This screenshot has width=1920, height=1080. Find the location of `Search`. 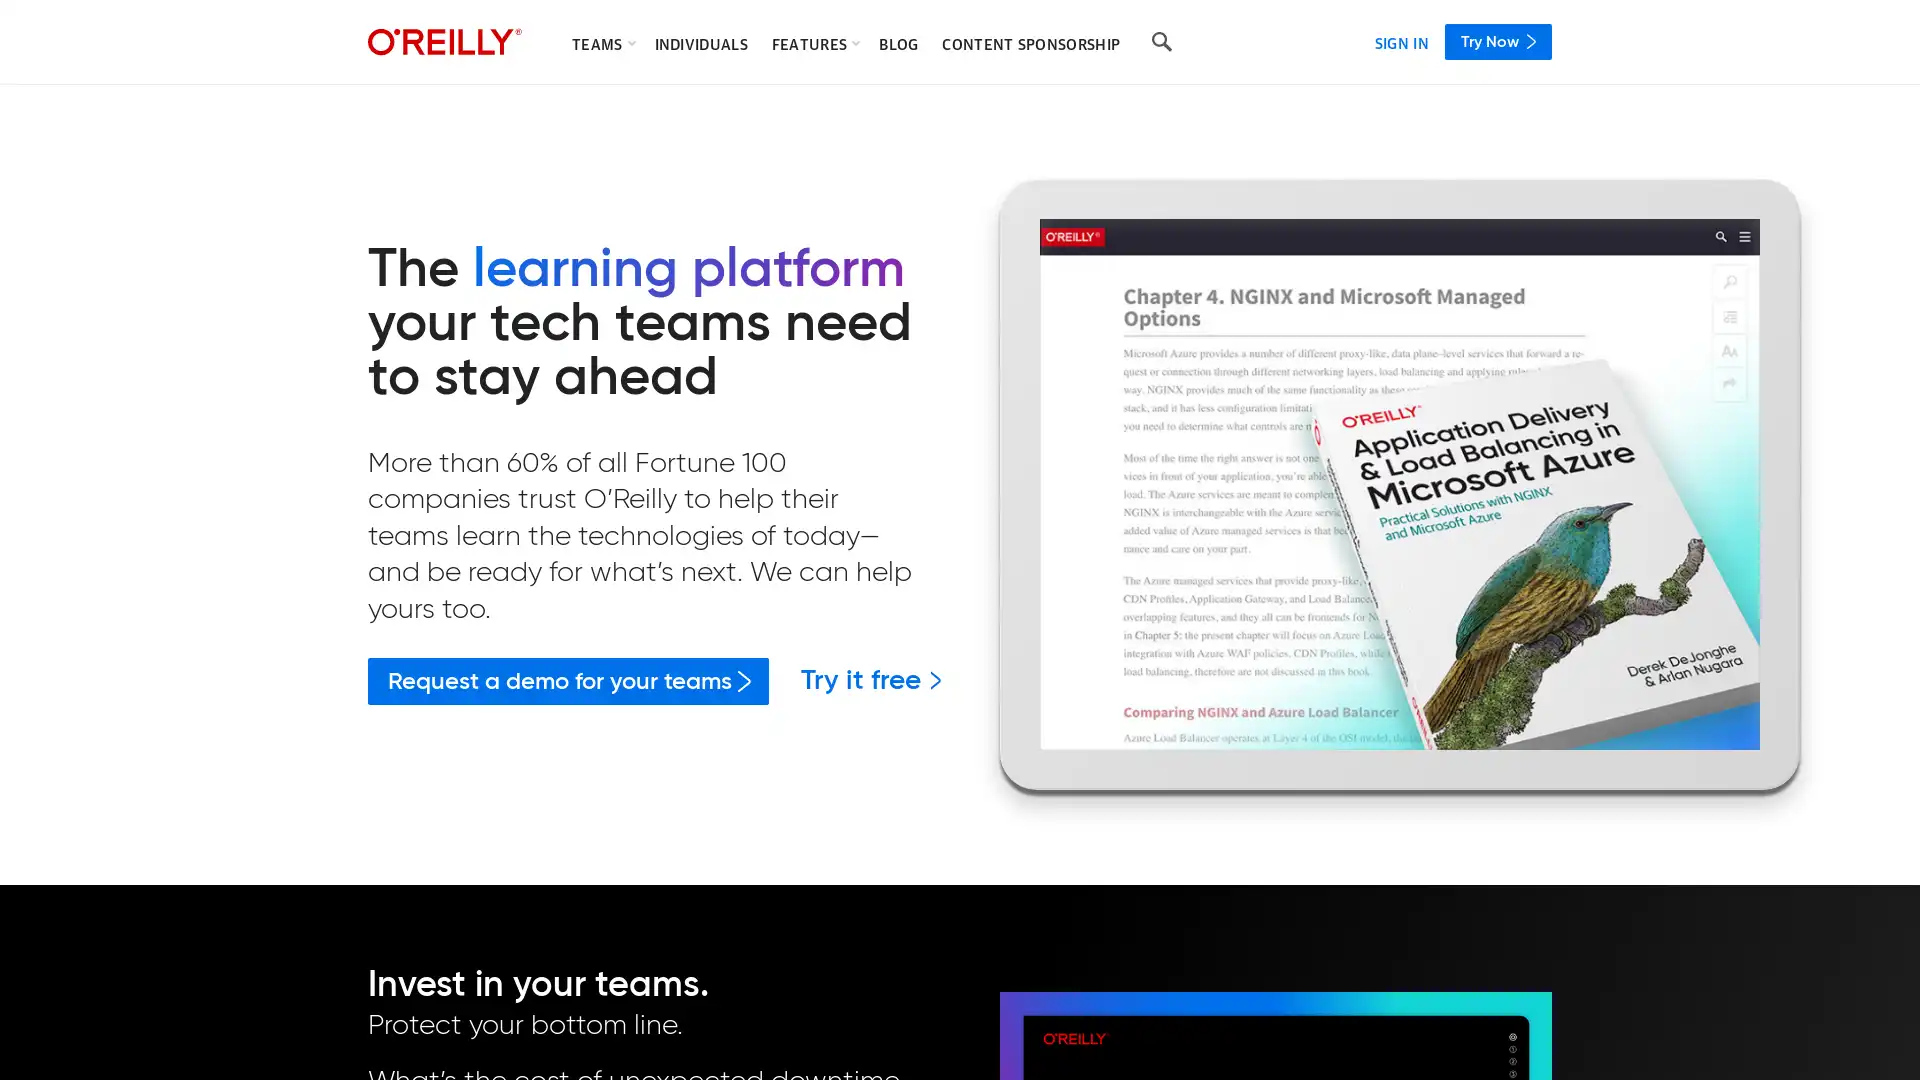

Search is located at coordinates (1161, 42).